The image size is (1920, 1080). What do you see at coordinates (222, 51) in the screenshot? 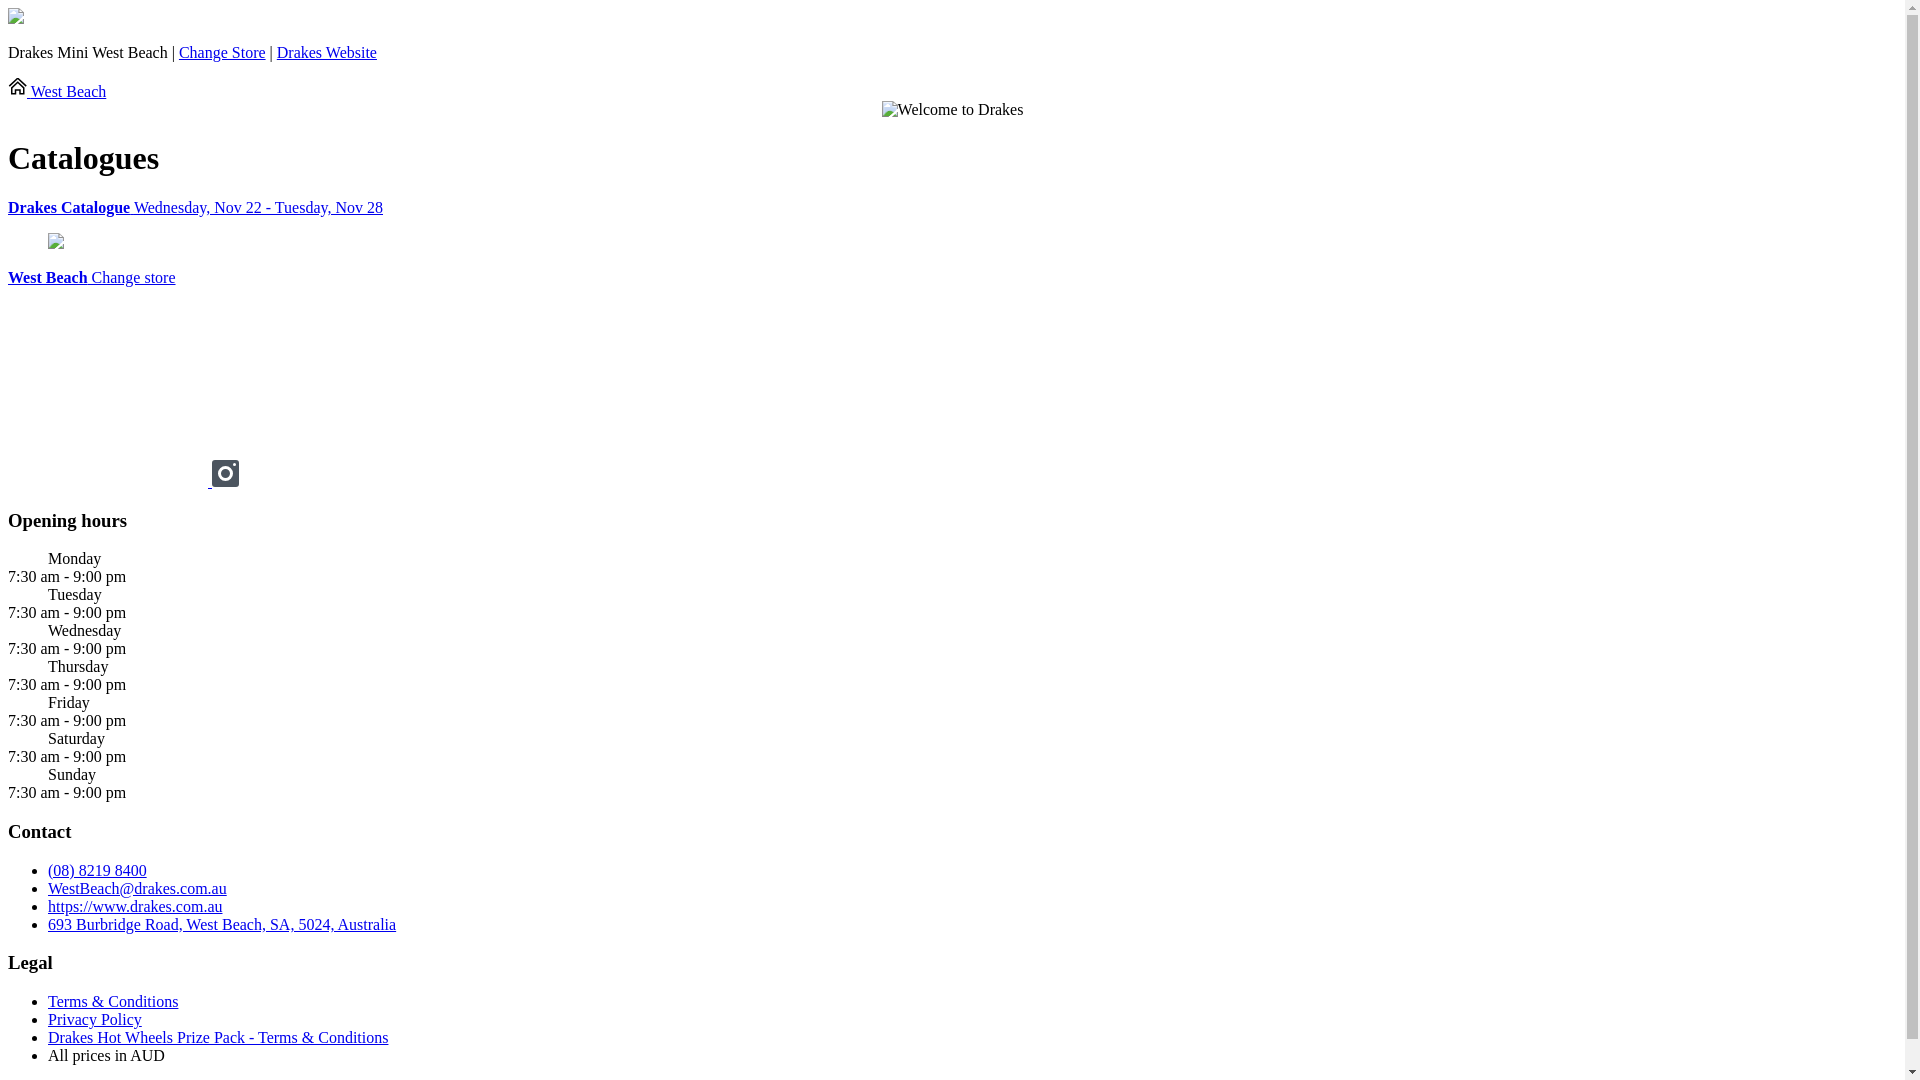
I see `'Change Store'` at bounding box center [222, 51].